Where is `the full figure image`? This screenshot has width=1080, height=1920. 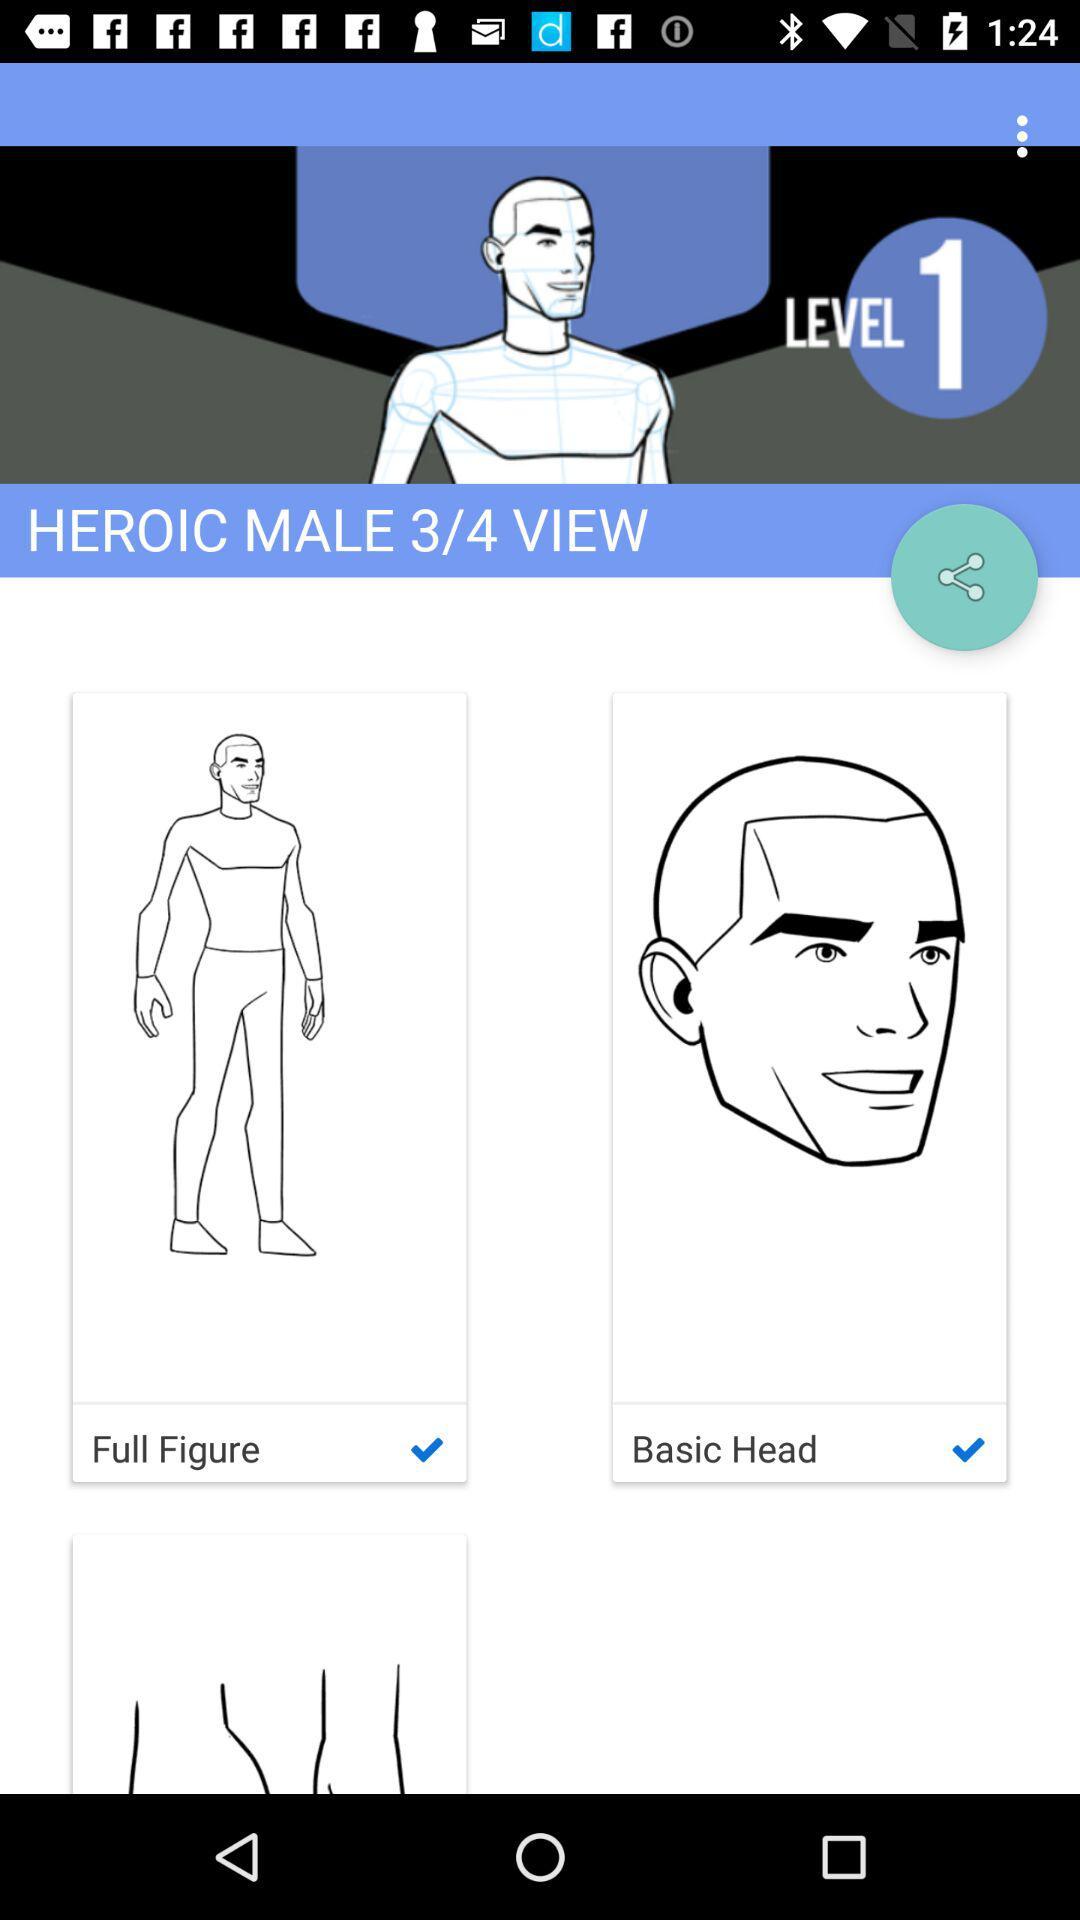 the full figure image is located at coordinates (270, 1046).